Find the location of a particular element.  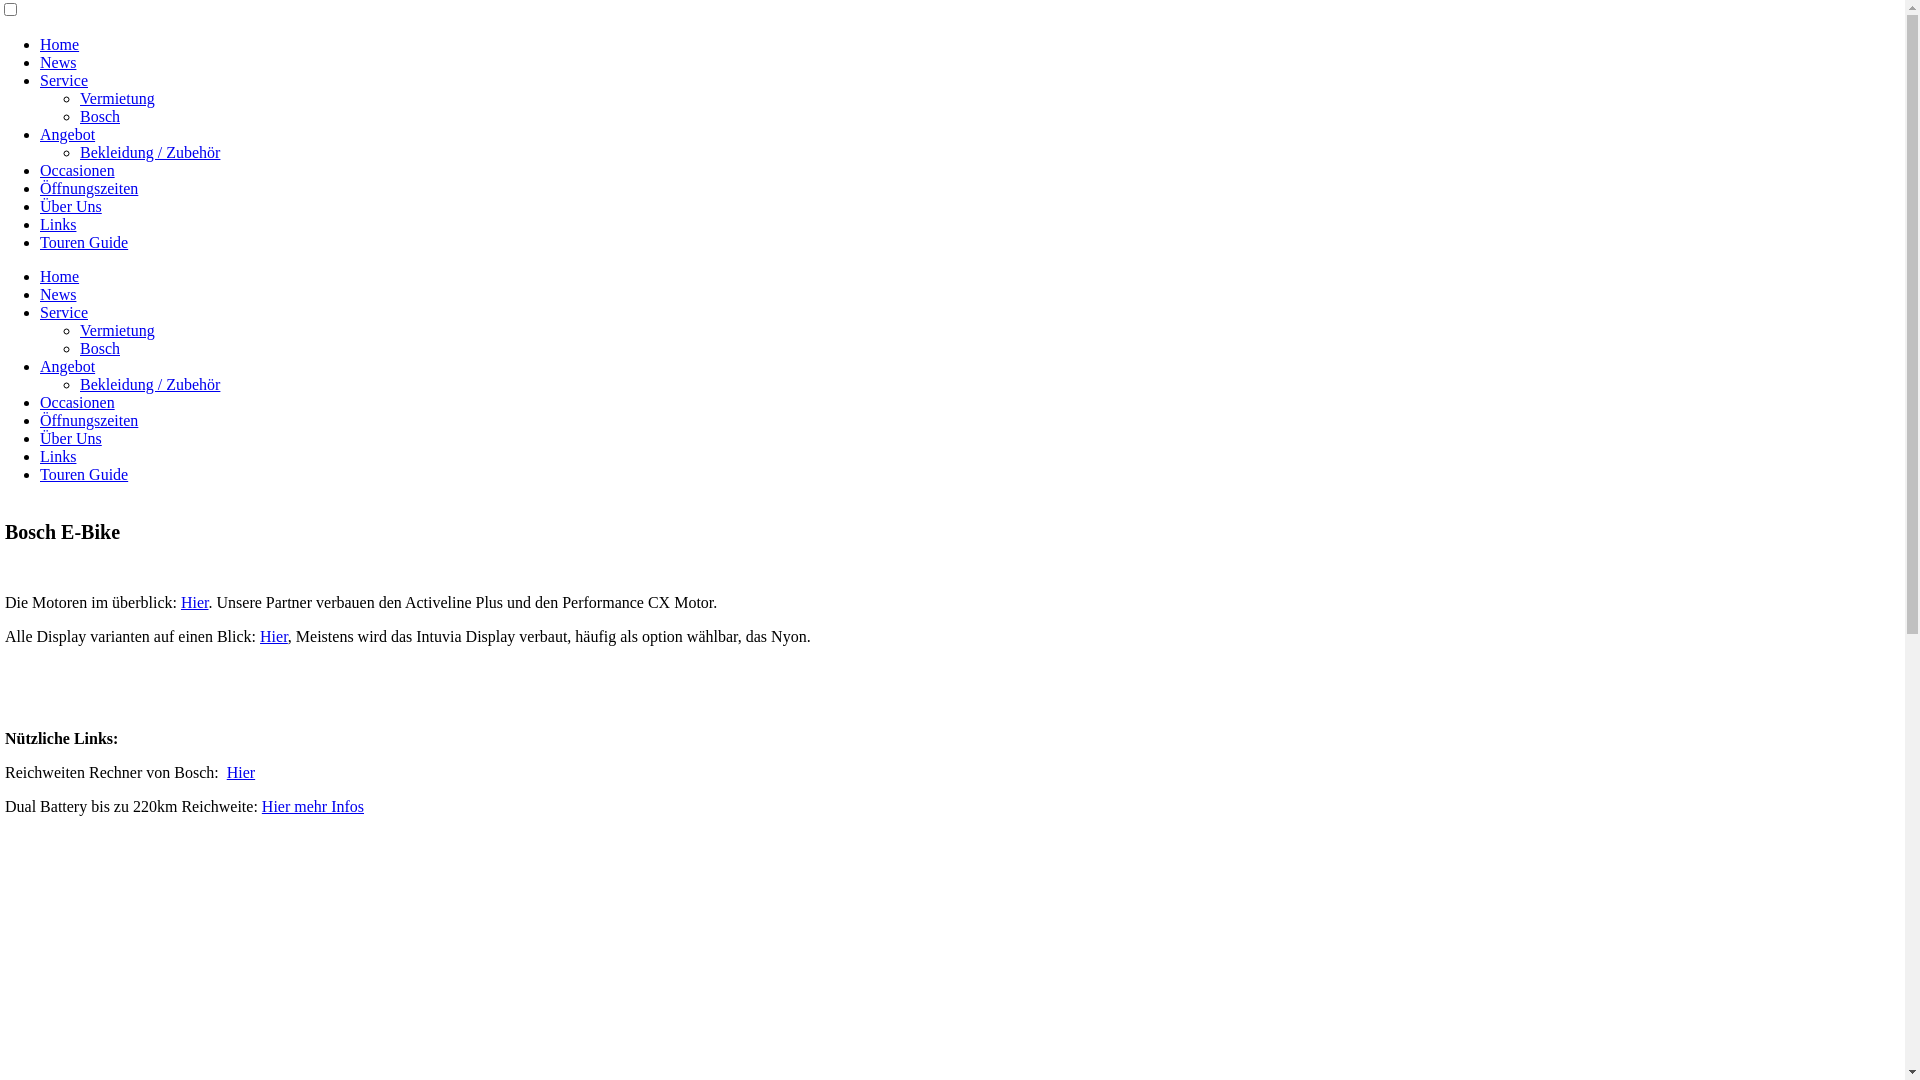

'Vermietung' is located at coordinates (116, 98).